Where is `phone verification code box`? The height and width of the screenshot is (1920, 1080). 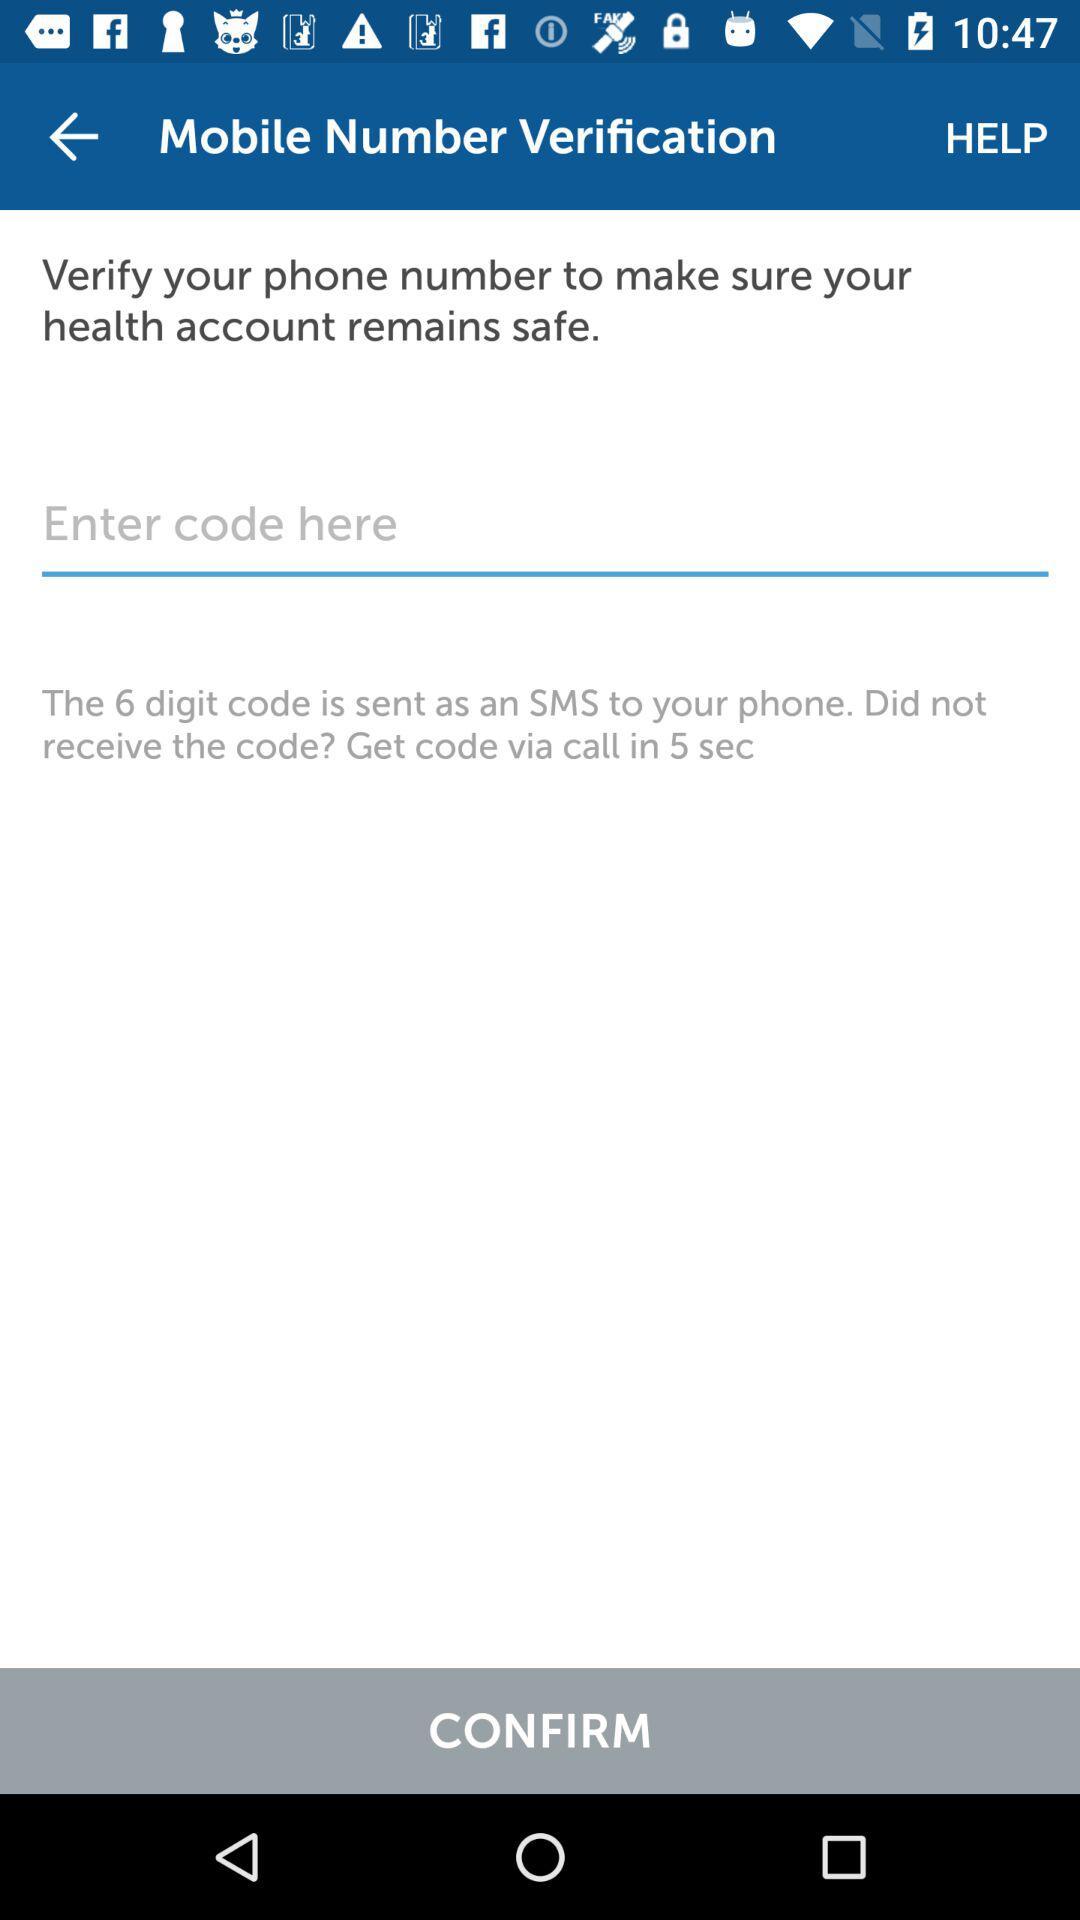
phone verification code box is located at coordinates (545, 533).